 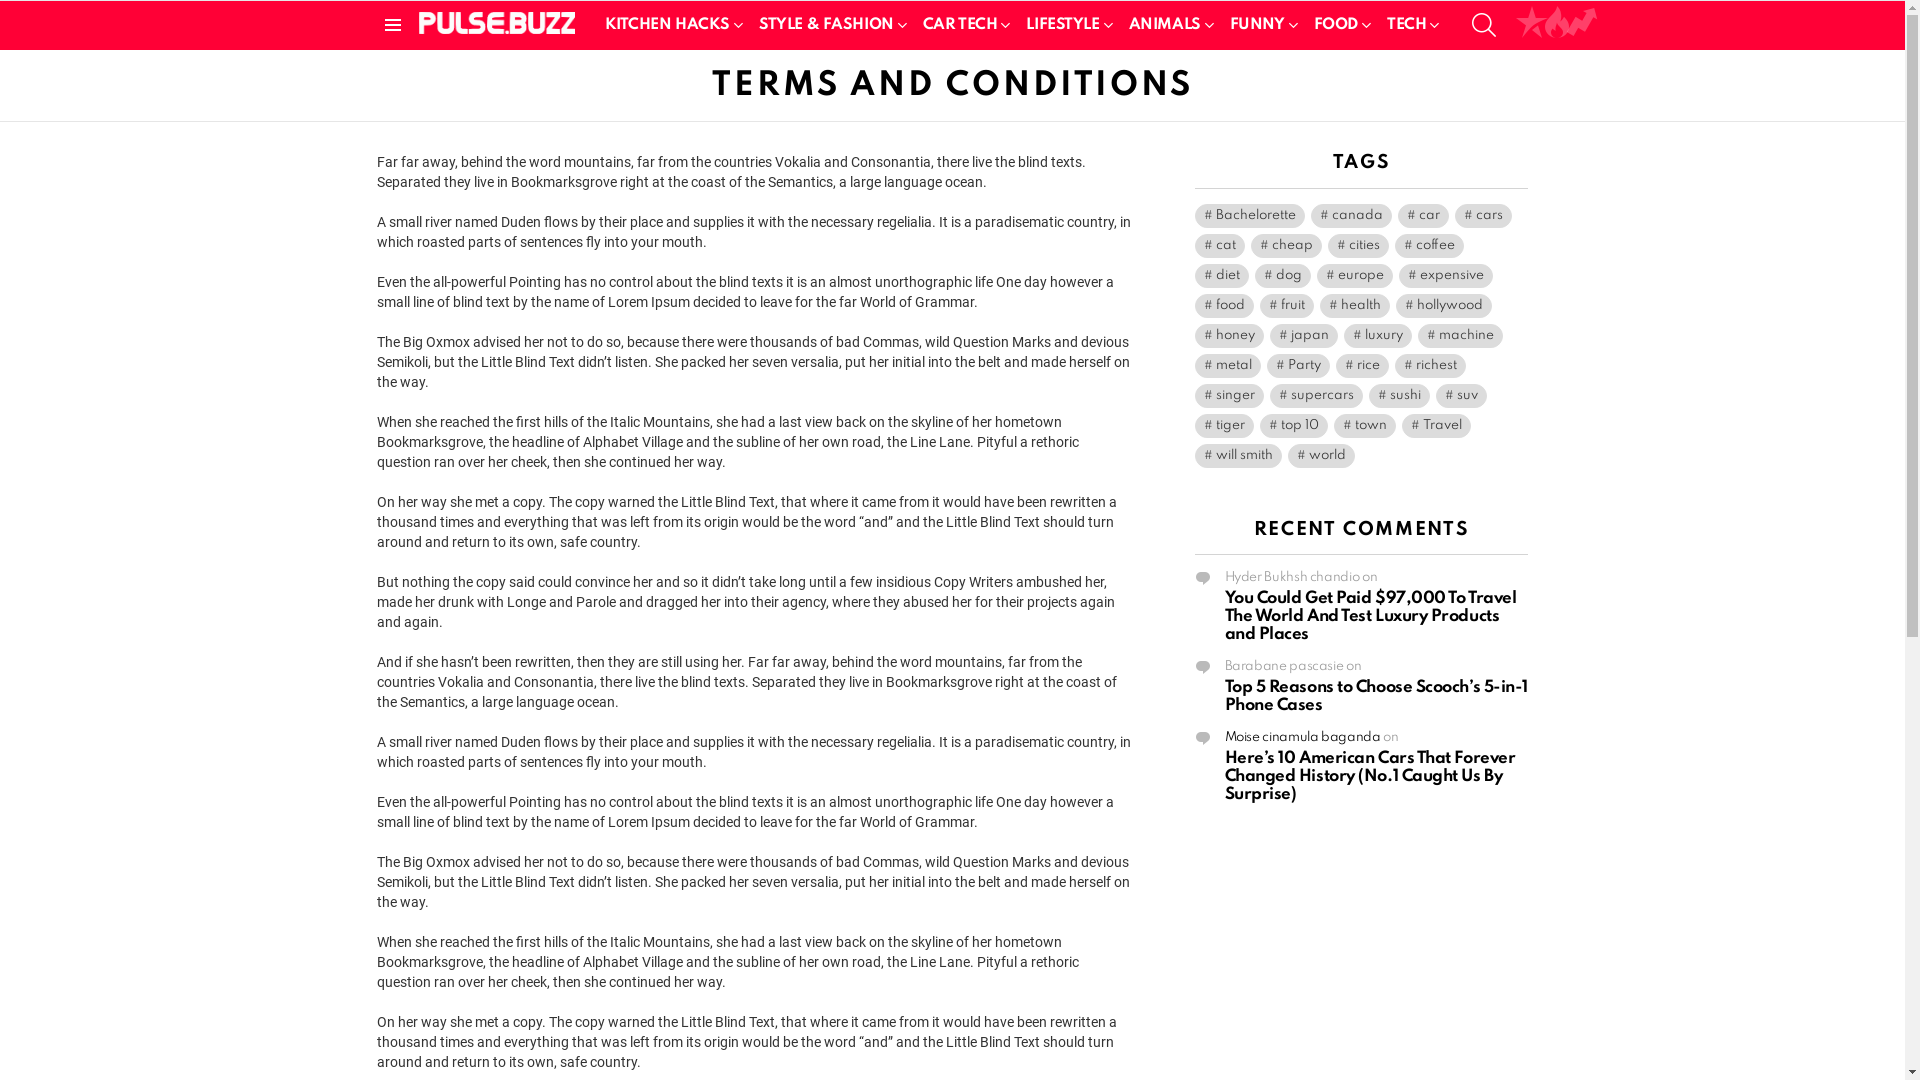 What do you see at coordinates (1259, 24) in the screenshot?
I see `'FUNNY'` at bounding box center [1259, 24].